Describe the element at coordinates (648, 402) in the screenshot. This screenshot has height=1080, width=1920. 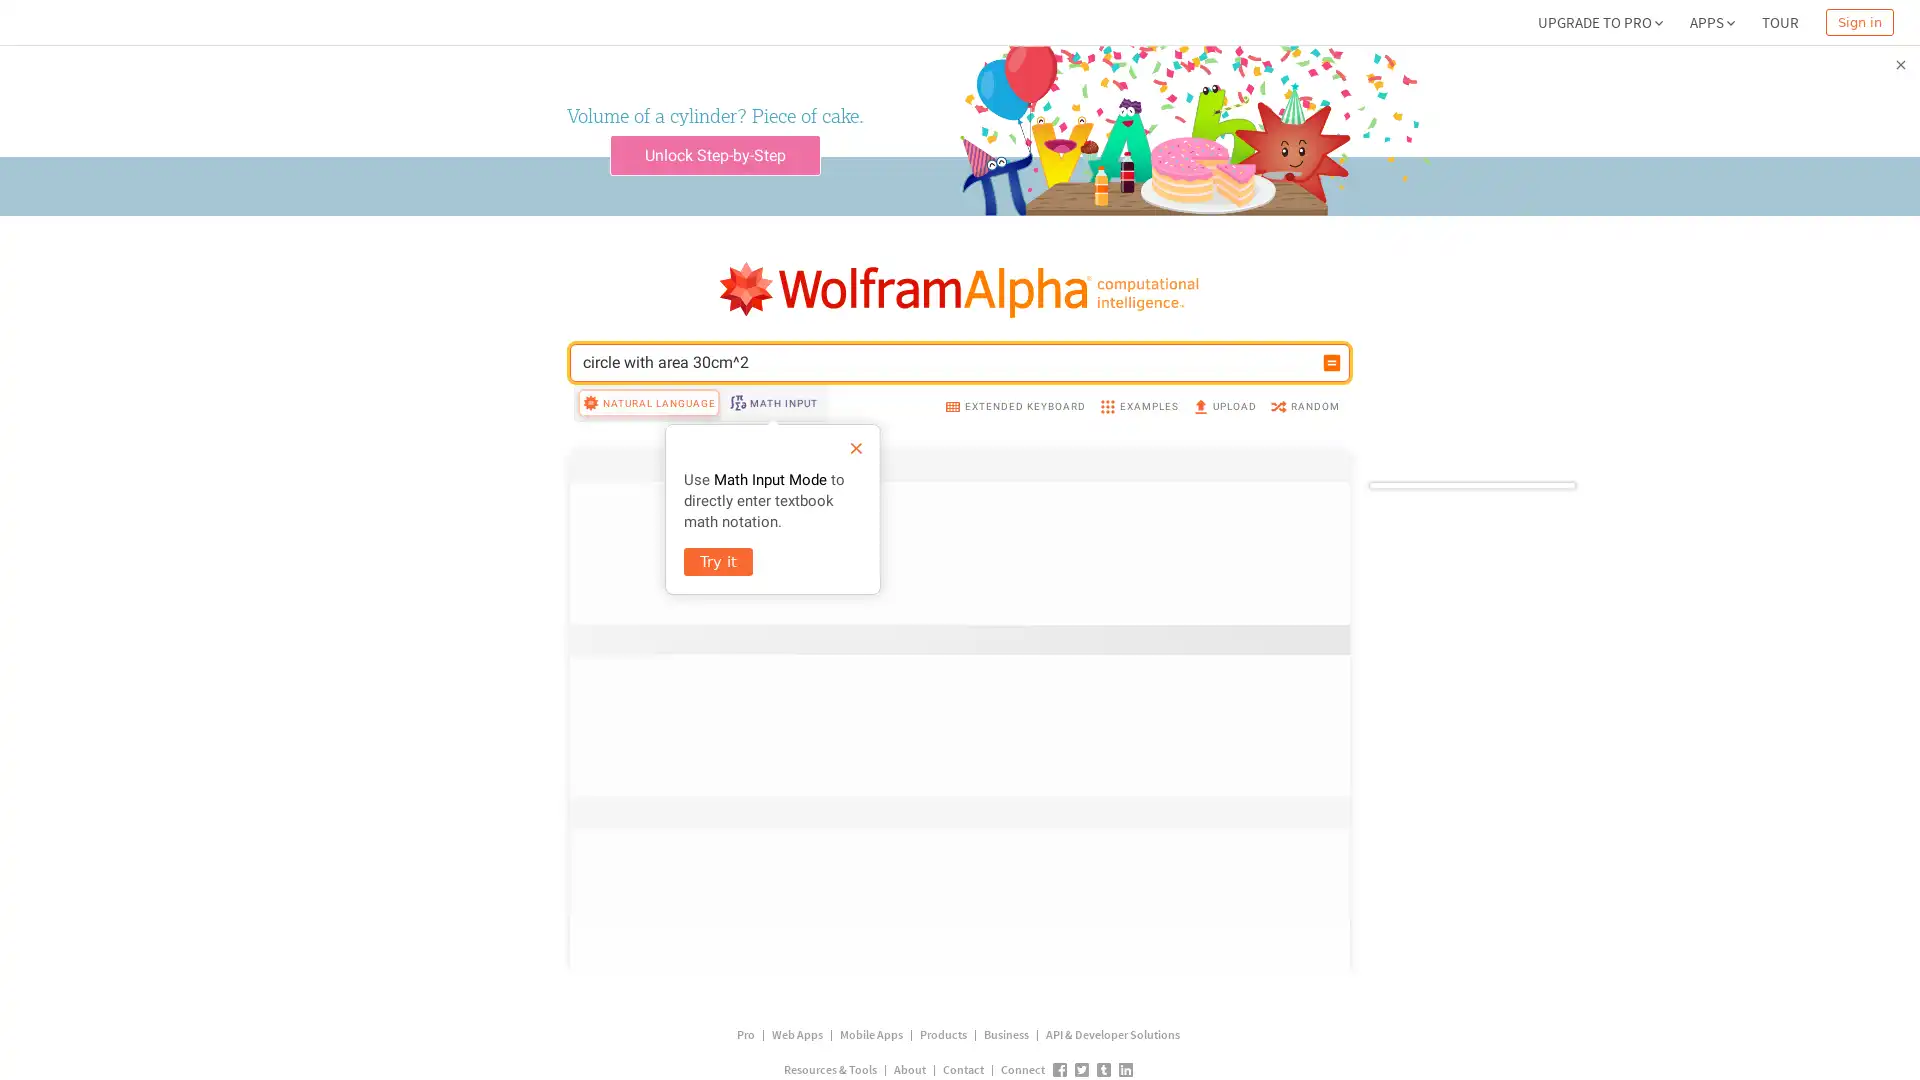
I see `NATURAL LANGUAGE` at that location.